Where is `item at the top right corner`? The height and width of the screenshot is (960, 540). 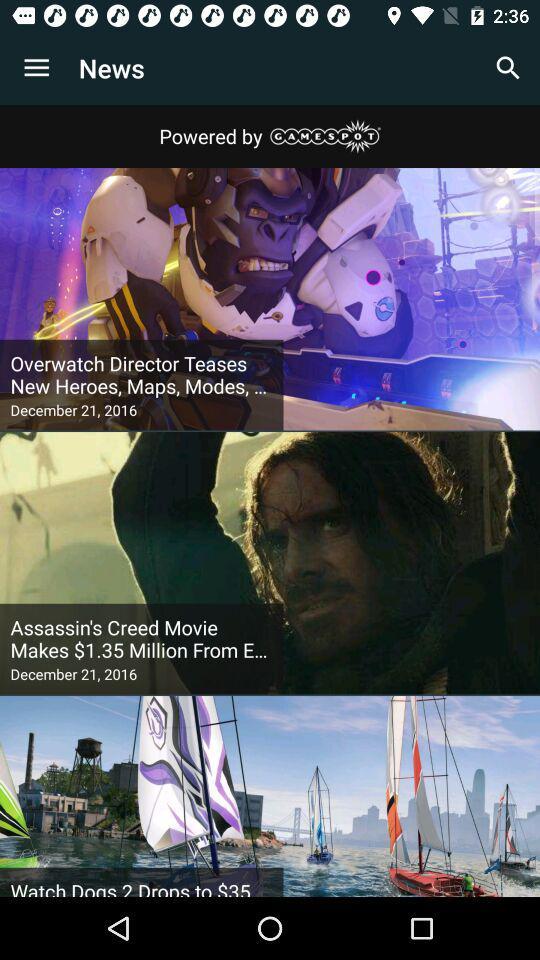 item at the top right corner is located at coordinates (508, 68).